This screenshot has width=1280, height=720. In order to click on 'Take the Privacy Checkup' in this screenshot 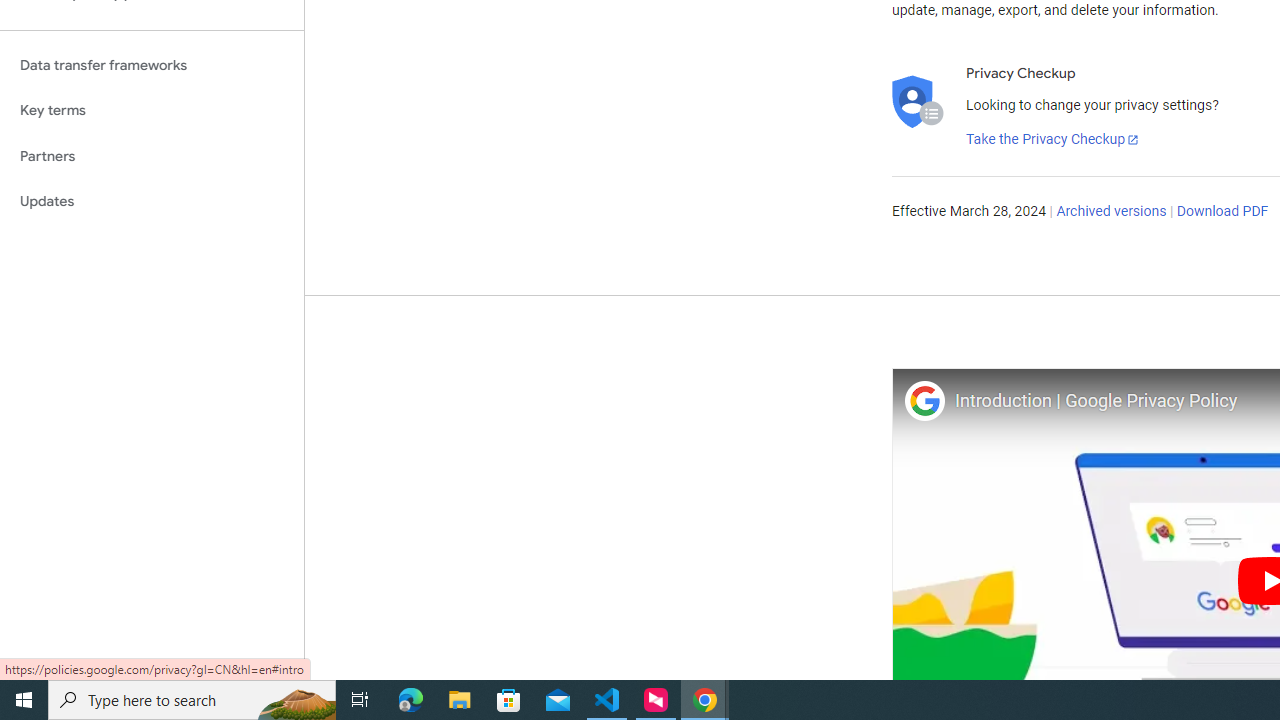, I will do `click(1052, 139)`.